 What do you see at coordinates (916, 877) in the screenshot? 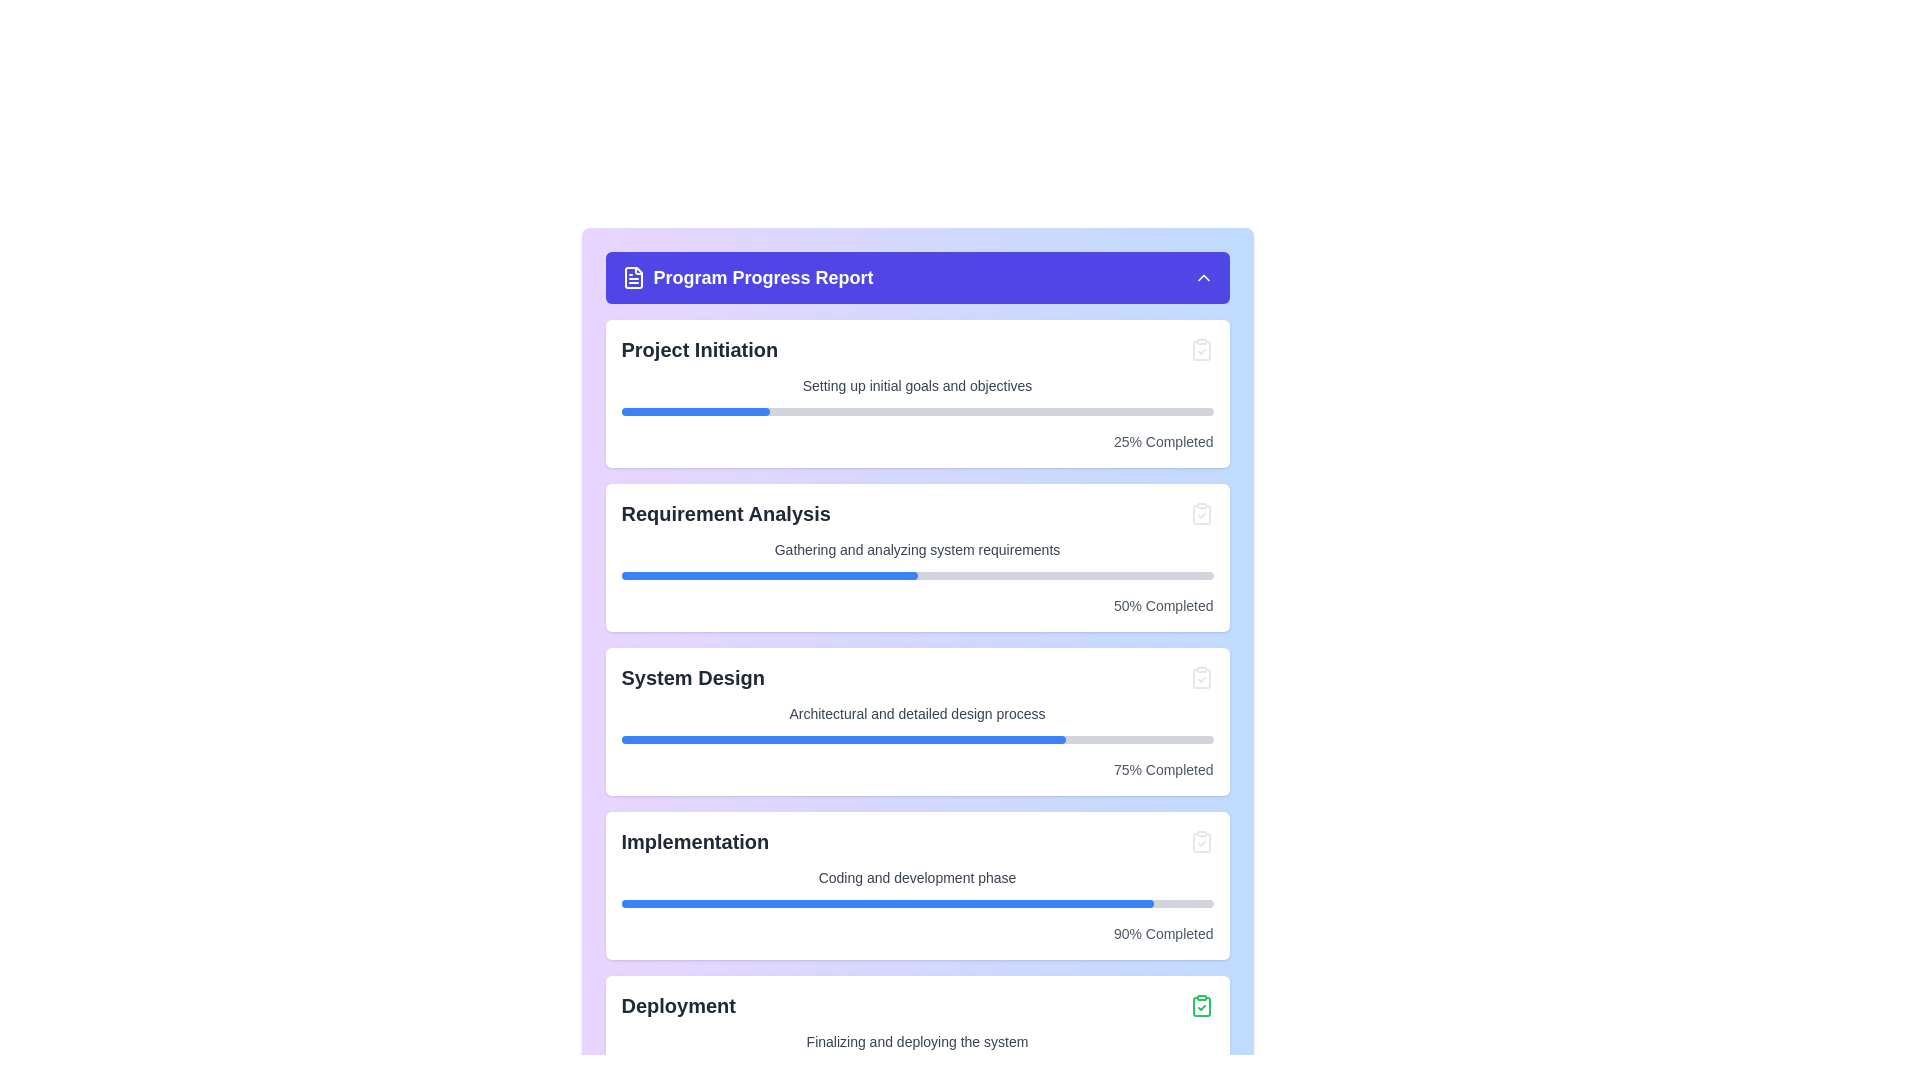
I see `the descriptive subtitle located in the 'Implementation' section, positioned below its title and a graphical progress bar, but above the numeric completion percentage` at bounding box center [916, 877].